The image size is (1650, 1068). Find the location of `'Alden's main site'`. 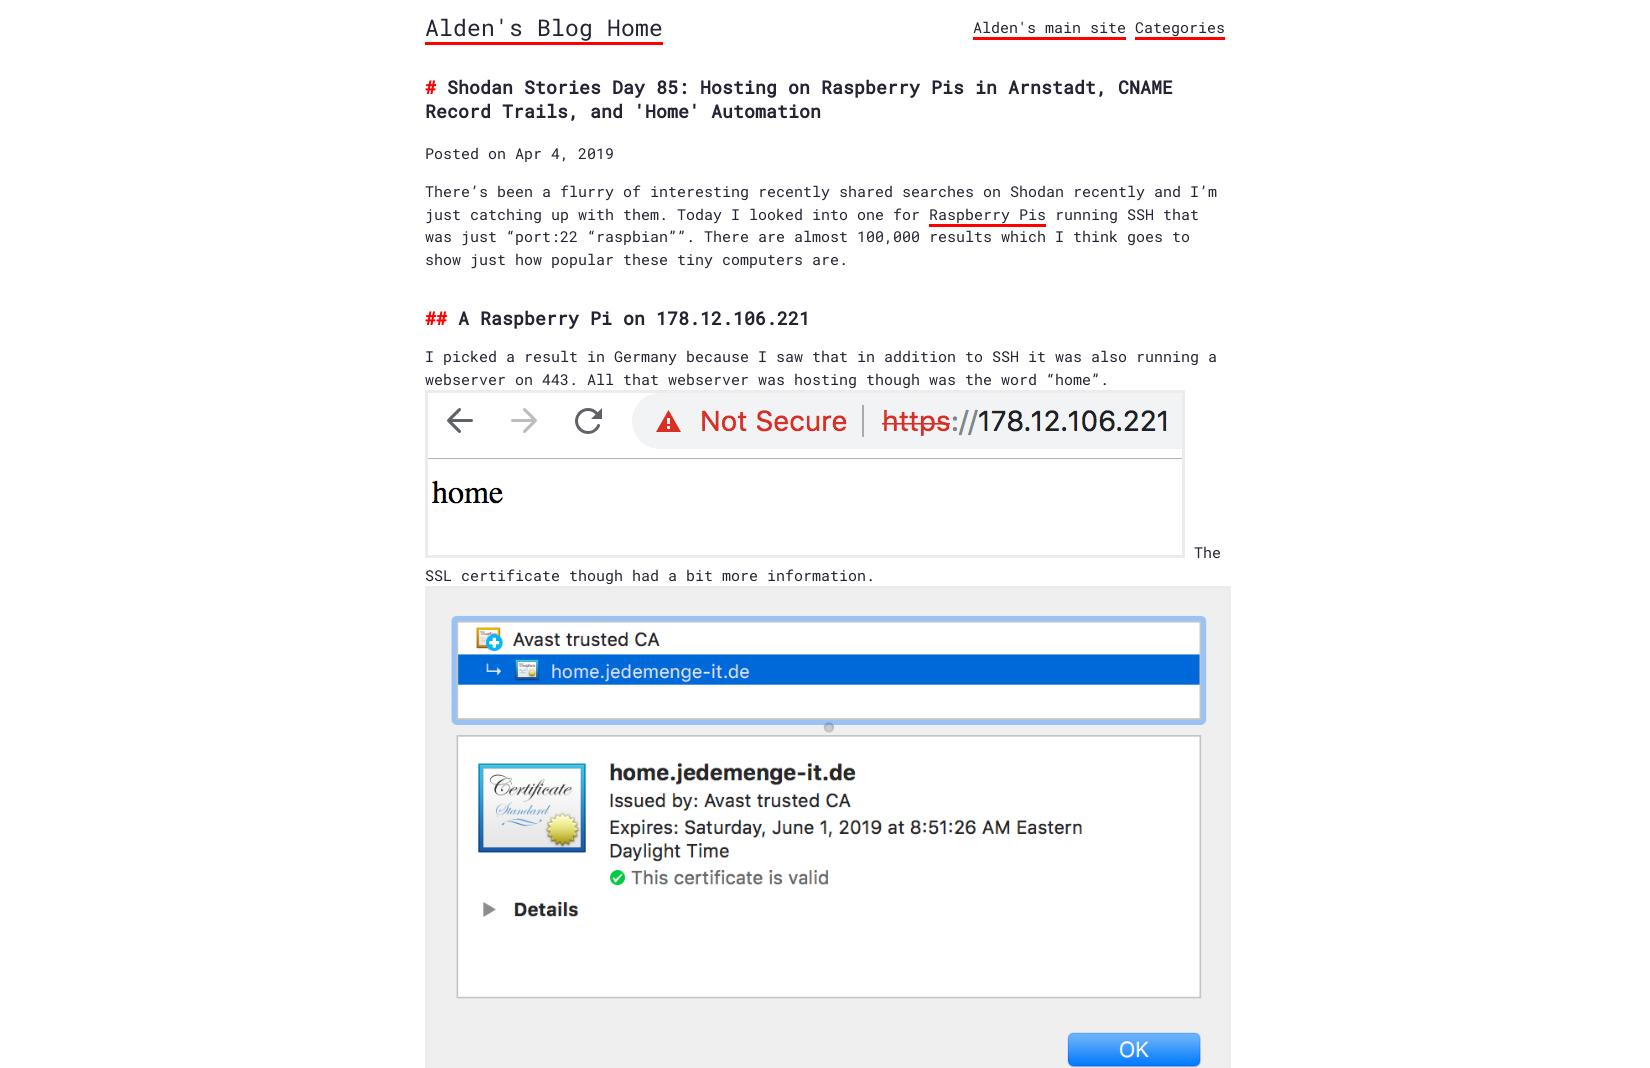

'Alden's main site' is located at coordinates (1049, 26).